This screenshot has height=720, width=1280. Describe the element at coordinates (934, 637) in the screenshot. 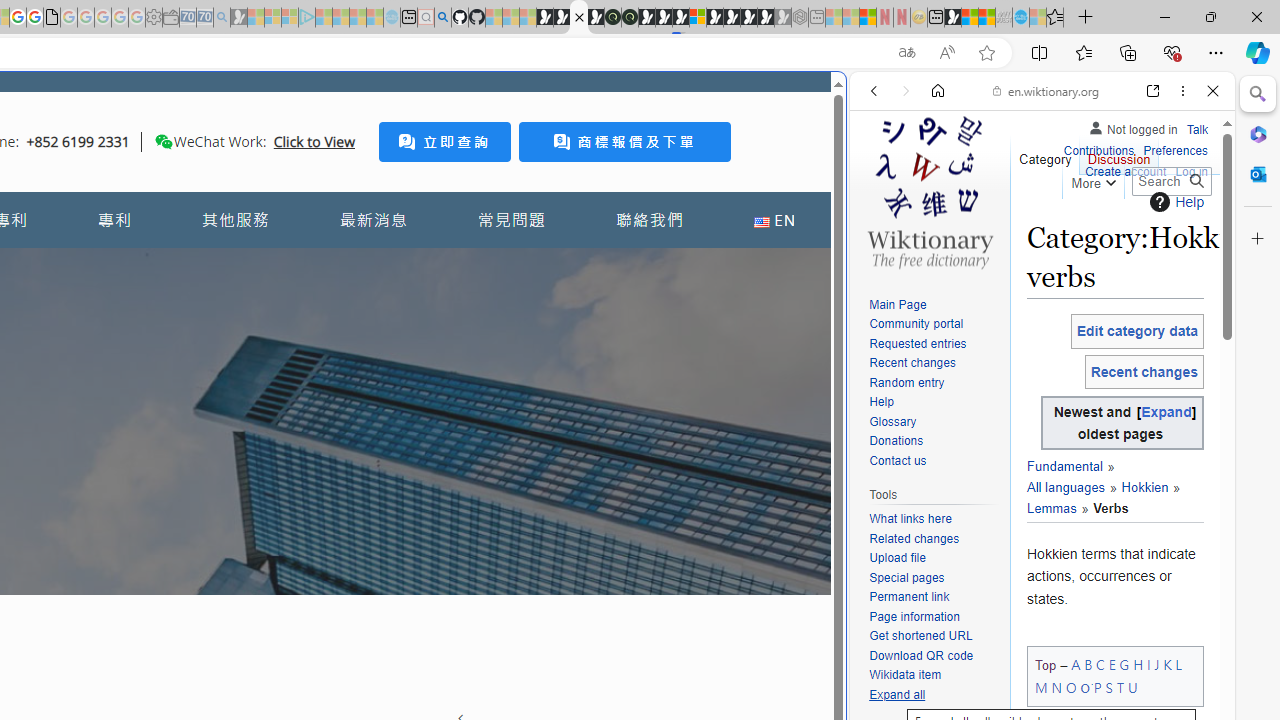

I see `'Get shortened URL'` at that location.